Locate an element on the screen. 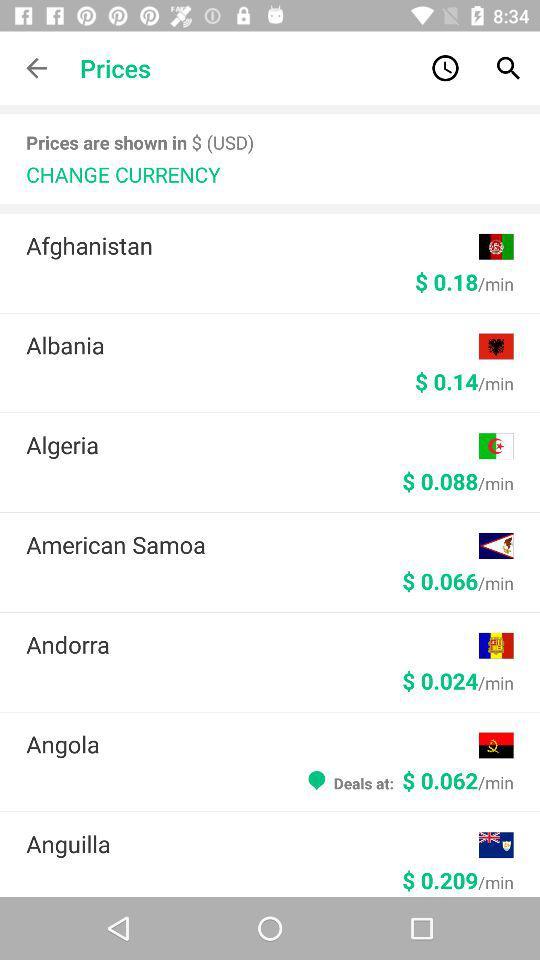 This screenshot has height=960, width=540. the item below $ 0.024/min icon is located at coordinates (252, 743).